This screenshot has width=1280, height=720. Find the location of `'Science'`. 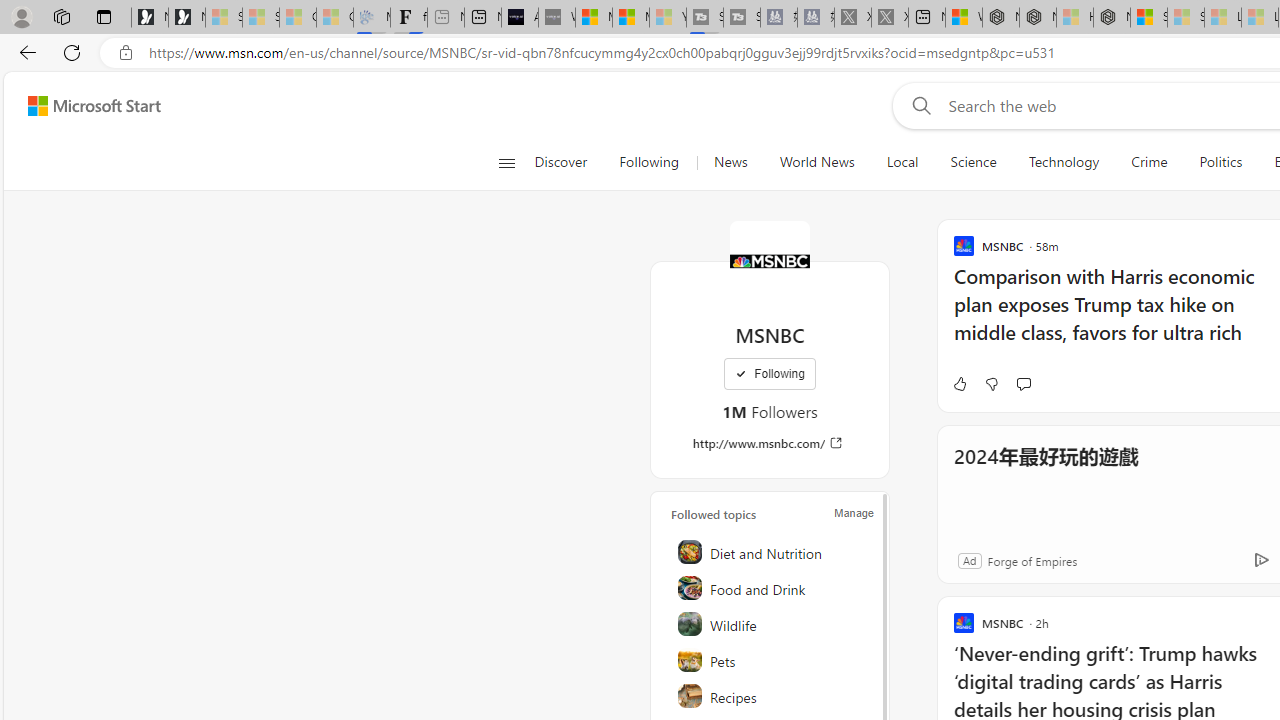

'Science' is located at coordinates (973, 162).